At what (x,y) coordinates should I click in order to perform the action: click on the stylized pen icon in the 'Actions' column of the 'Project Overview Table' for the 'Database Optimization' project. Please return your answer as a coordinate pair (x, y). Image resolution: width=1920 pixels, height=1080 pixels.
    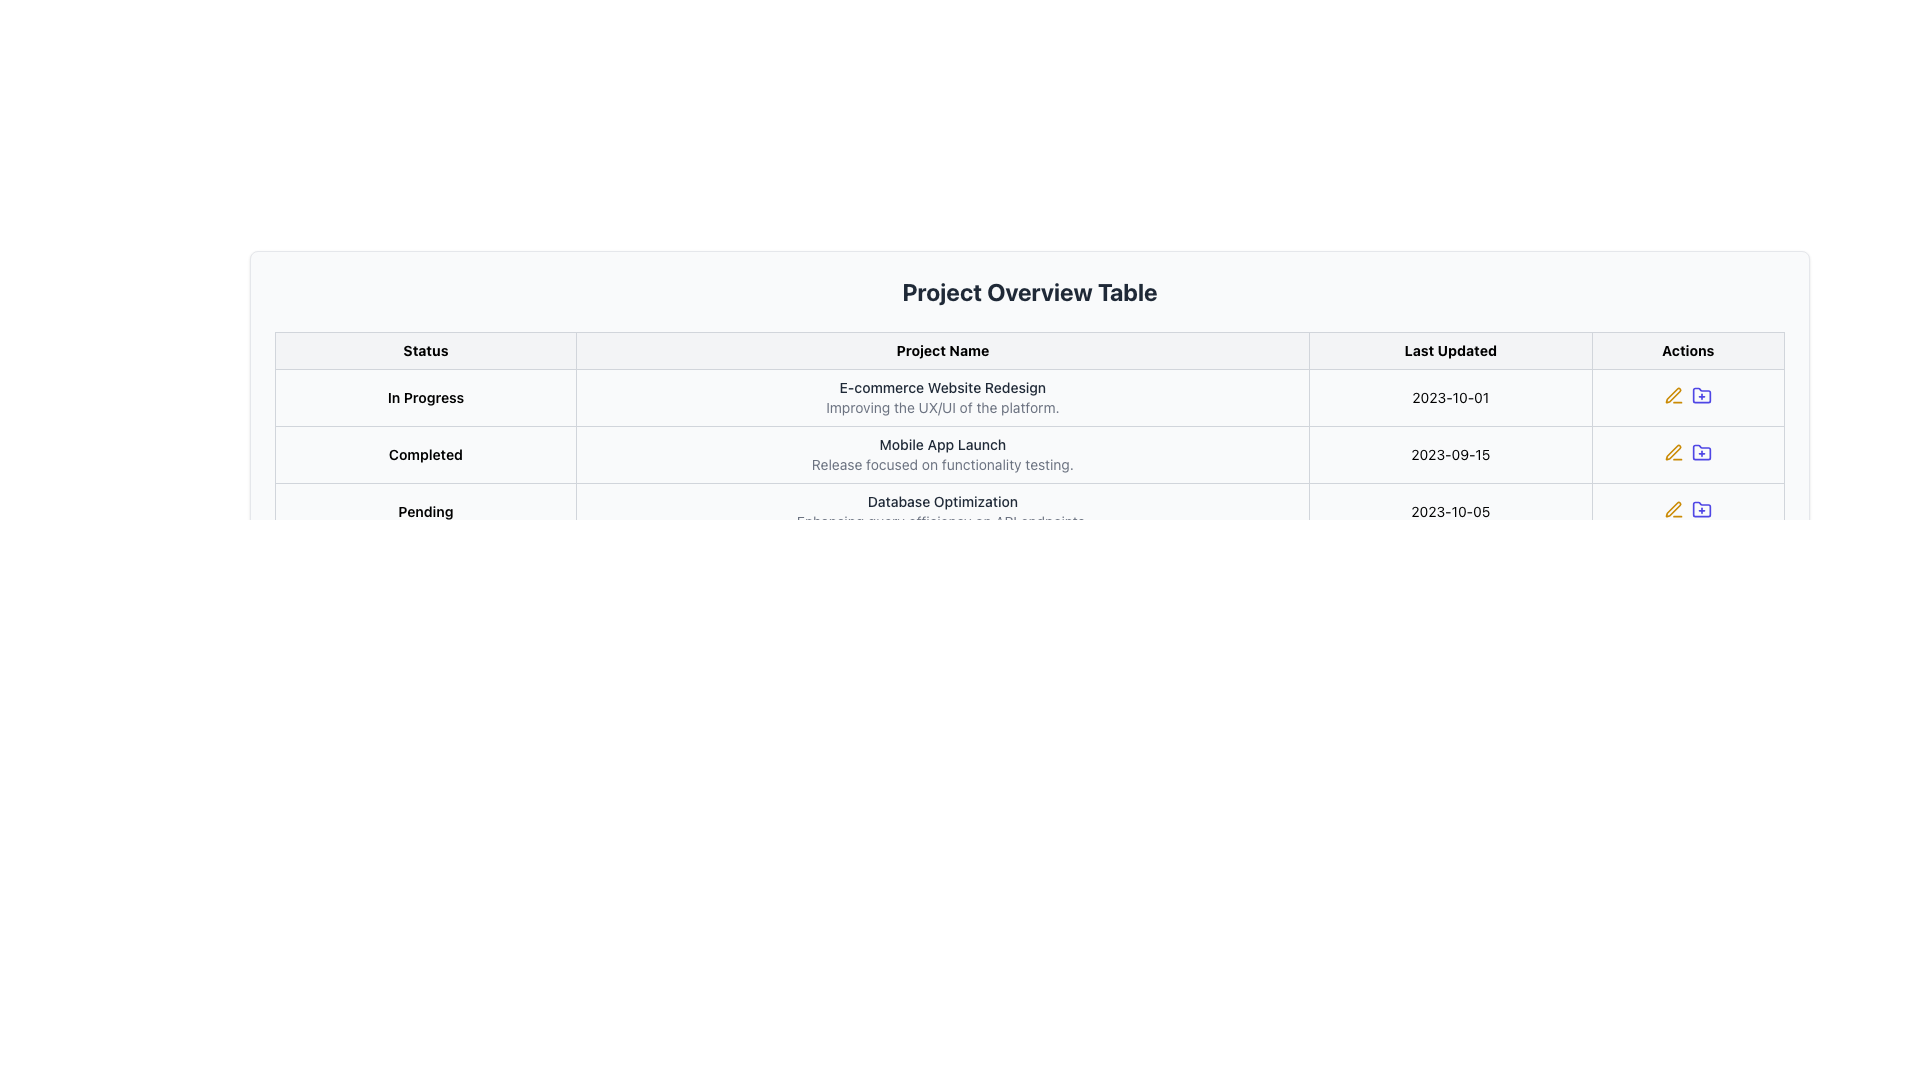
    Looking at the image, I should click on (1673, 508).